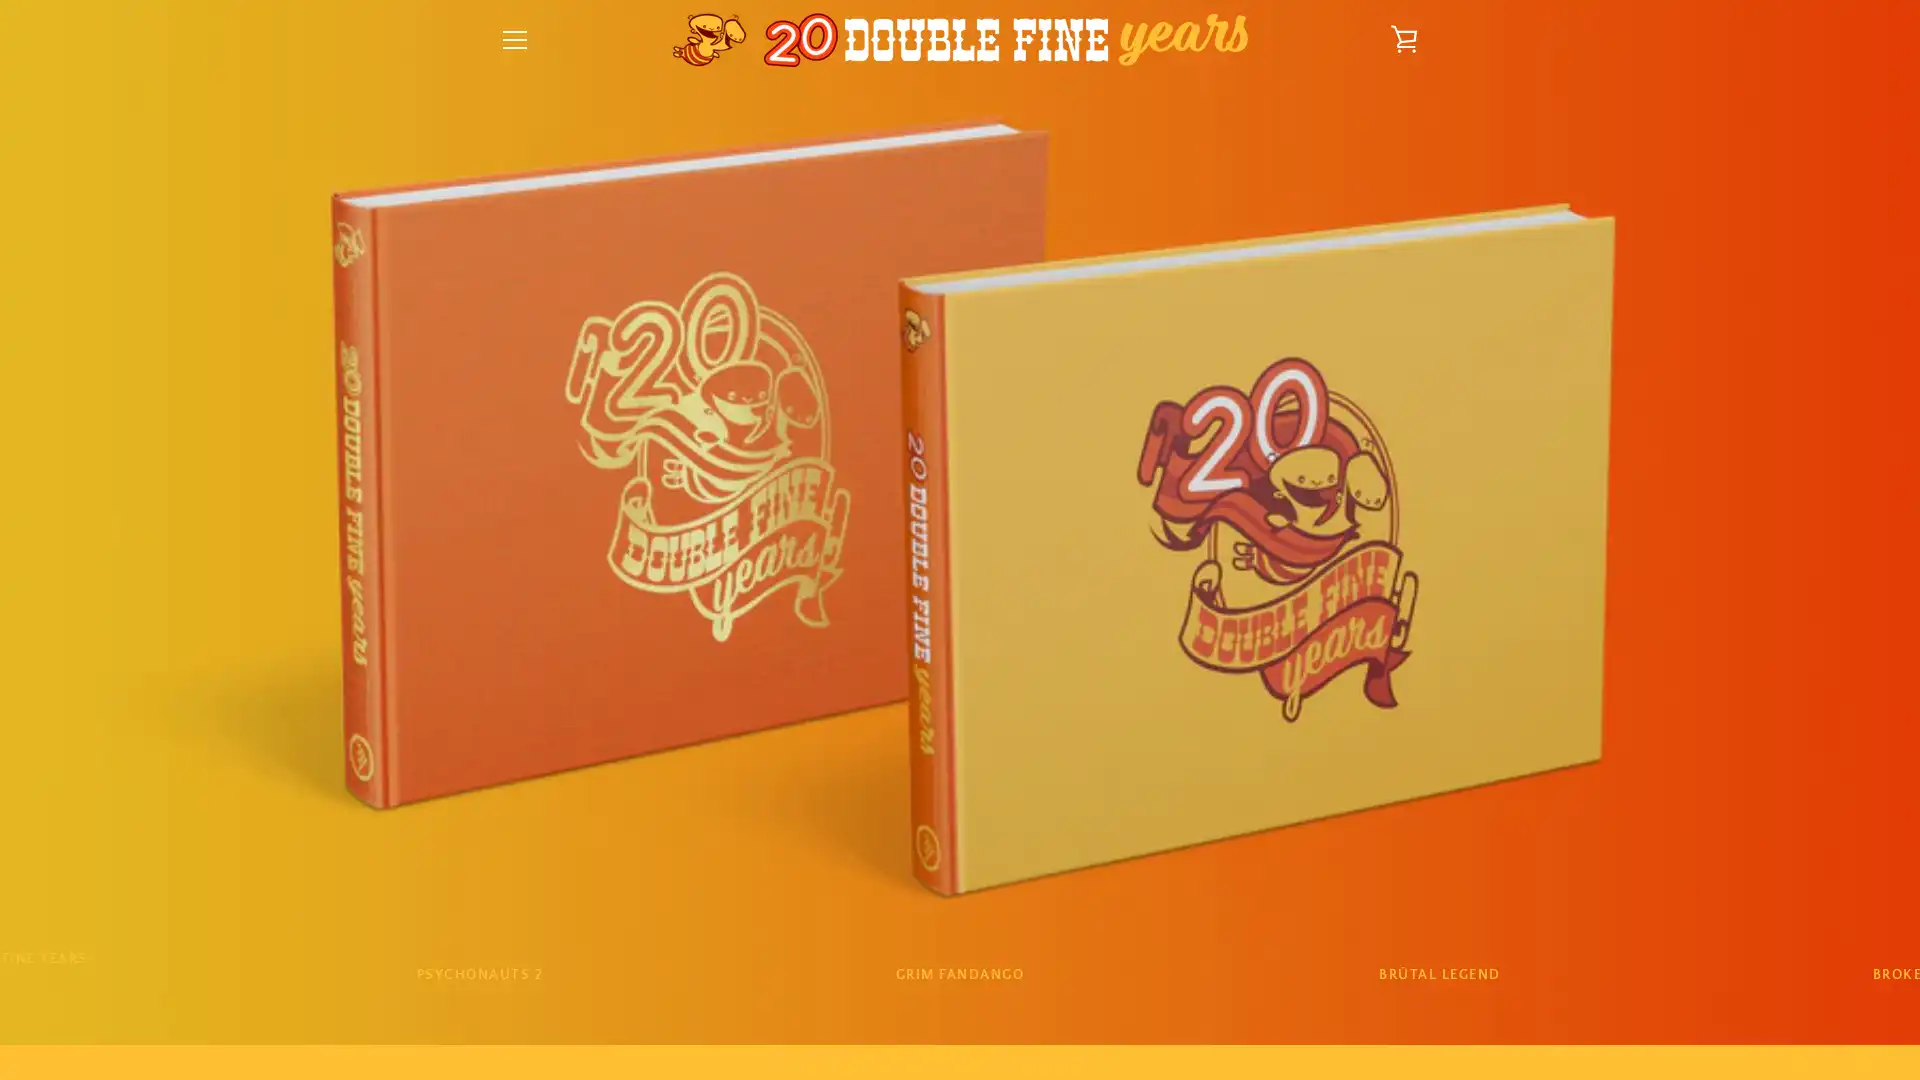  I want to click on SUBSCRIBE, so click(1370, 900).